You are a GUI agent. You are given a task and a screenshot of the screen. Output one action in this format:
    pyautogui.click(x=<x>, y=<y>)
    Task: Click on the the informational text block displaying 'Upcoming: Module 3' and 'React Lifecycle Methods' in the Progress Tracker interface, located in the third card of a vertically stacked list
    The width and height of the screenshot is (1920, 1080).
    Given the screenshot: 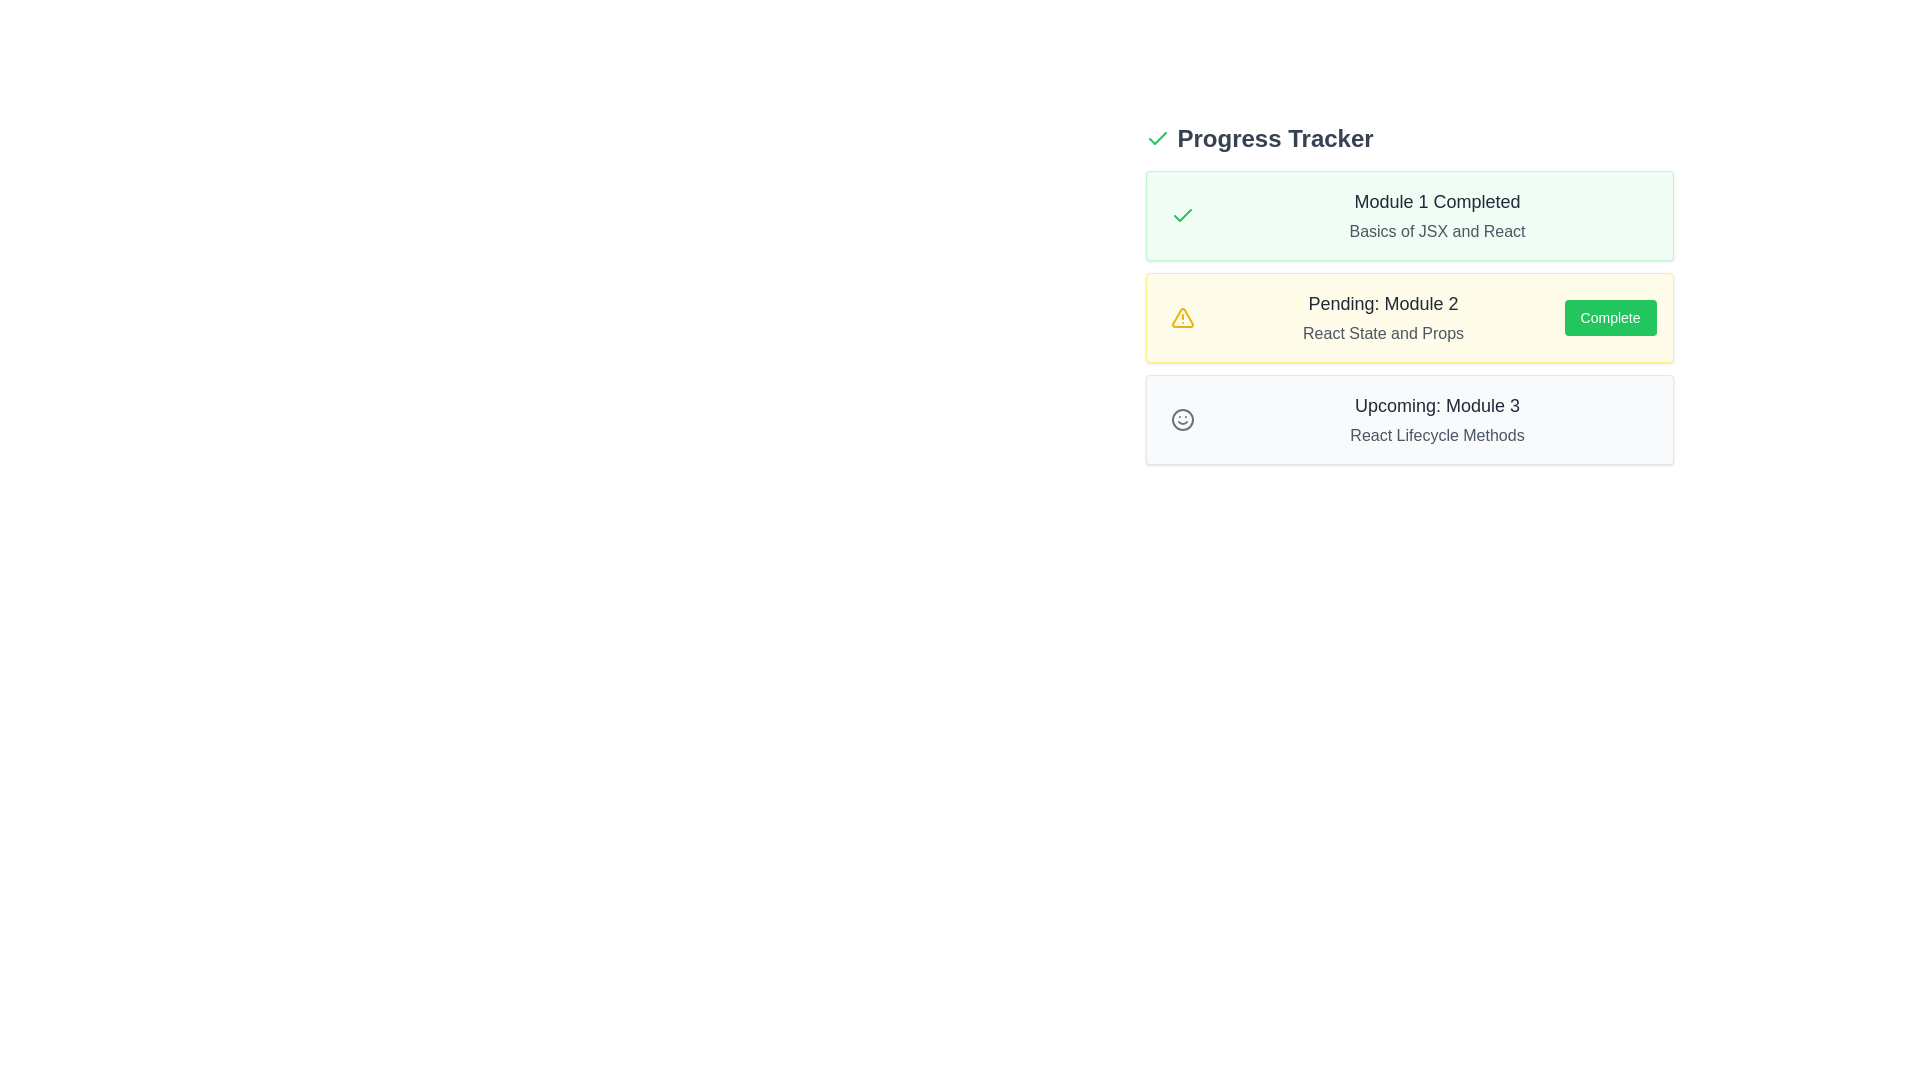 What is the action you would take?
    pyautogui.click(x=1436, y=419)
    